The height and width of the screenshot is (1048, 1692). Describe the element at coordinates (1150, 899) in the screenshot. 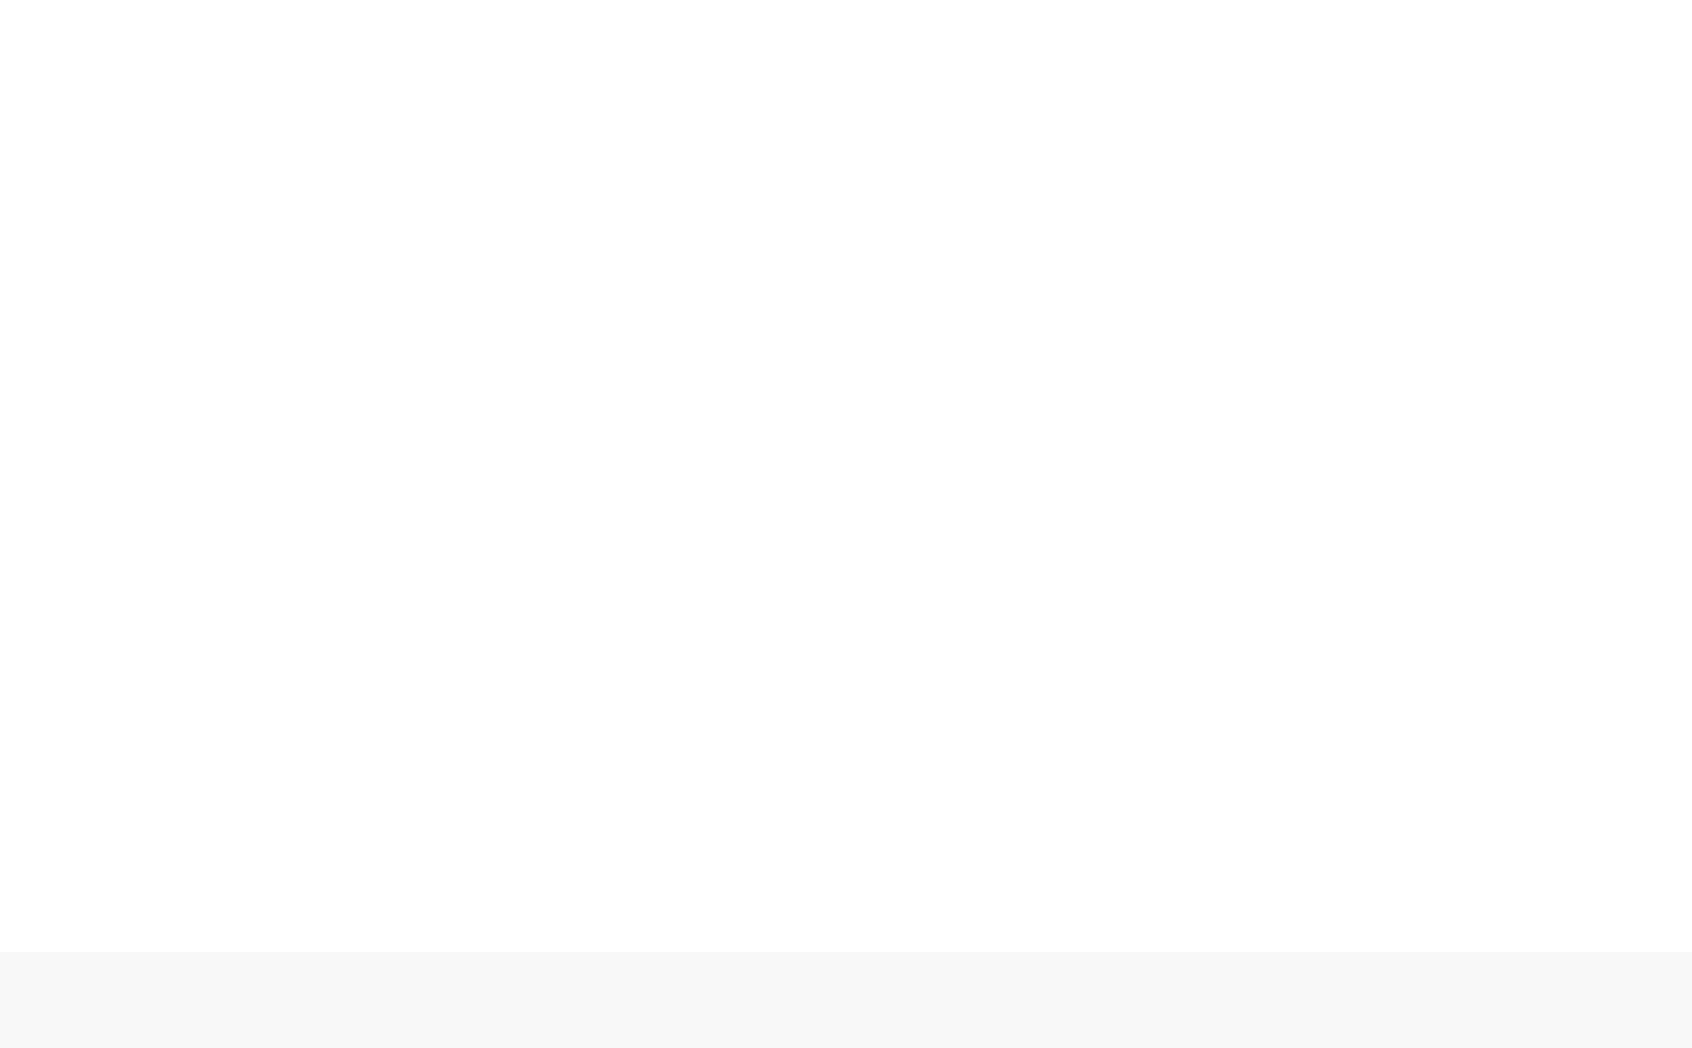

I see `'5 Star Book Reviews'` at that location.